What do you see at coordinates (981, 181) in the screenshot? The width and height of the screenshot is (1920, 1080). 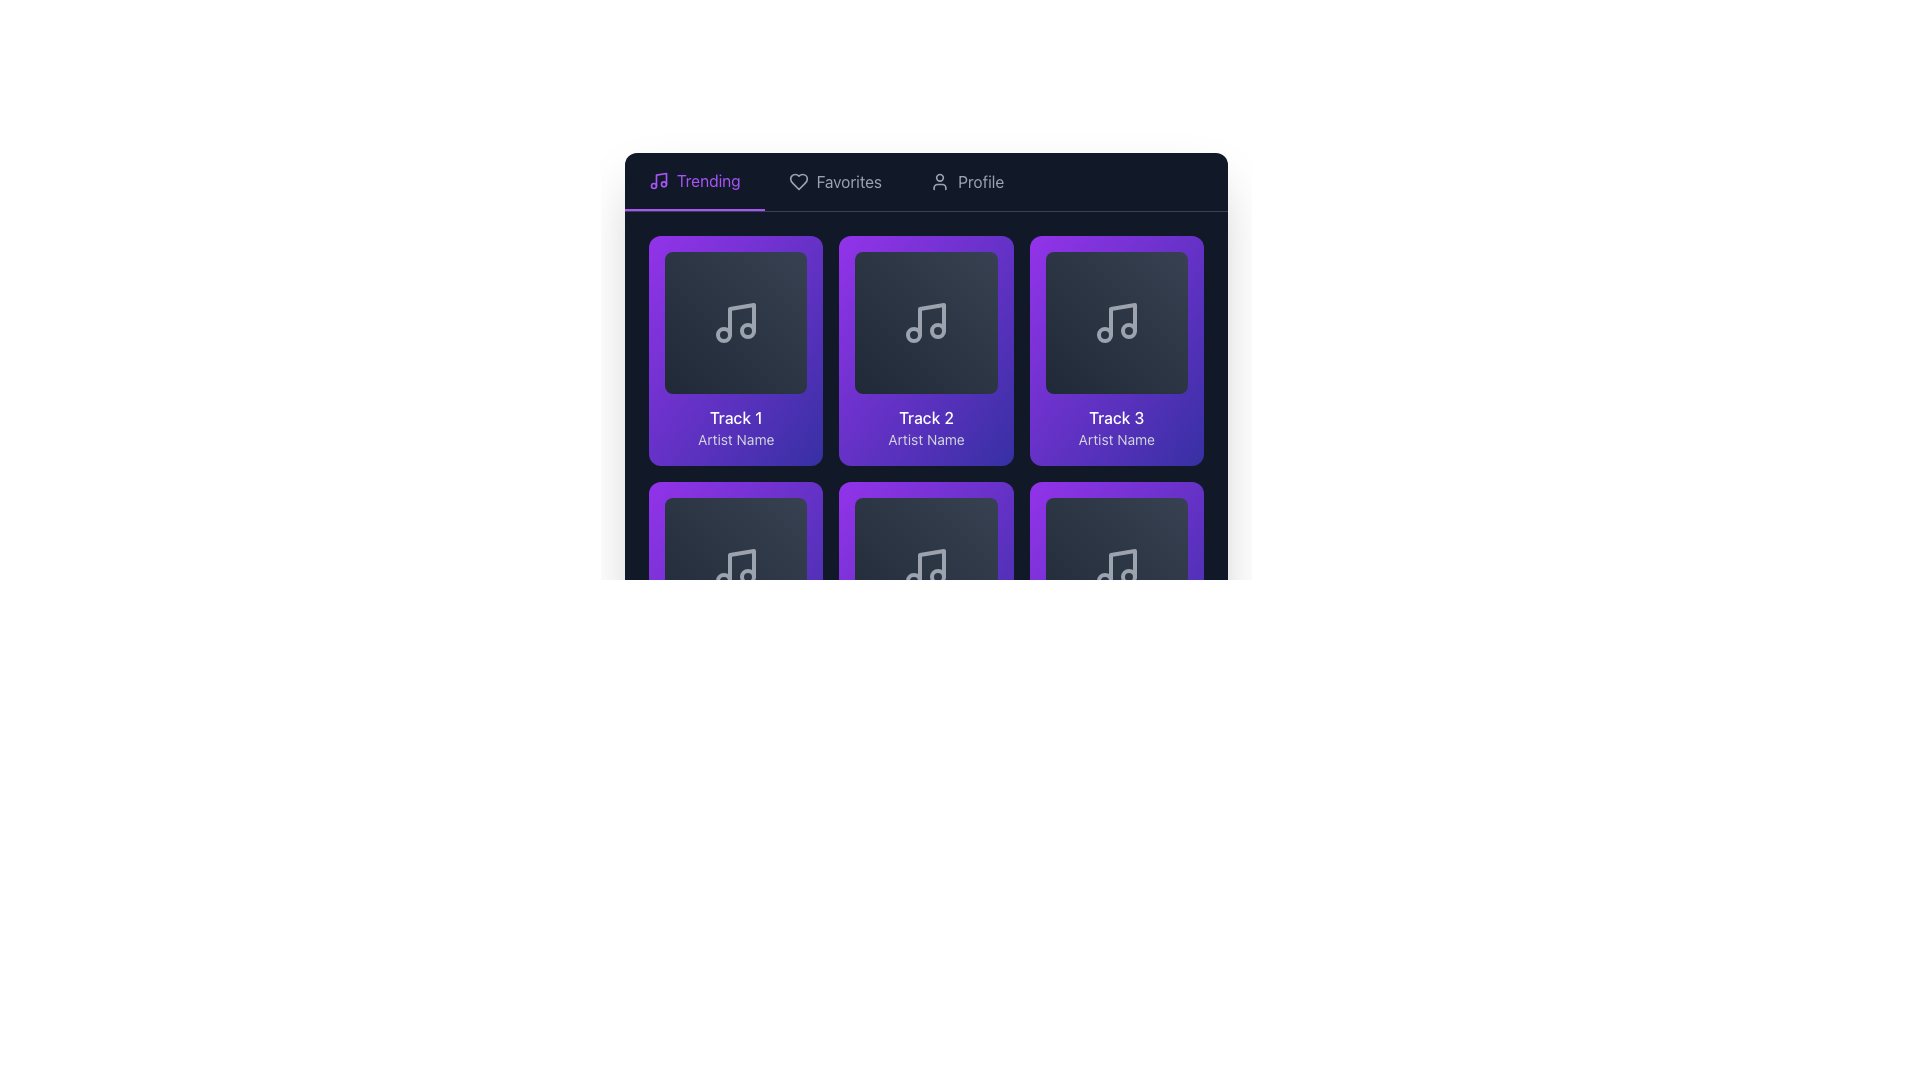 I see `the content of the 'Profile' text label located at the far-right end of the top navigation bar, adjacent to the user icon` at bounding box center [981, 181].